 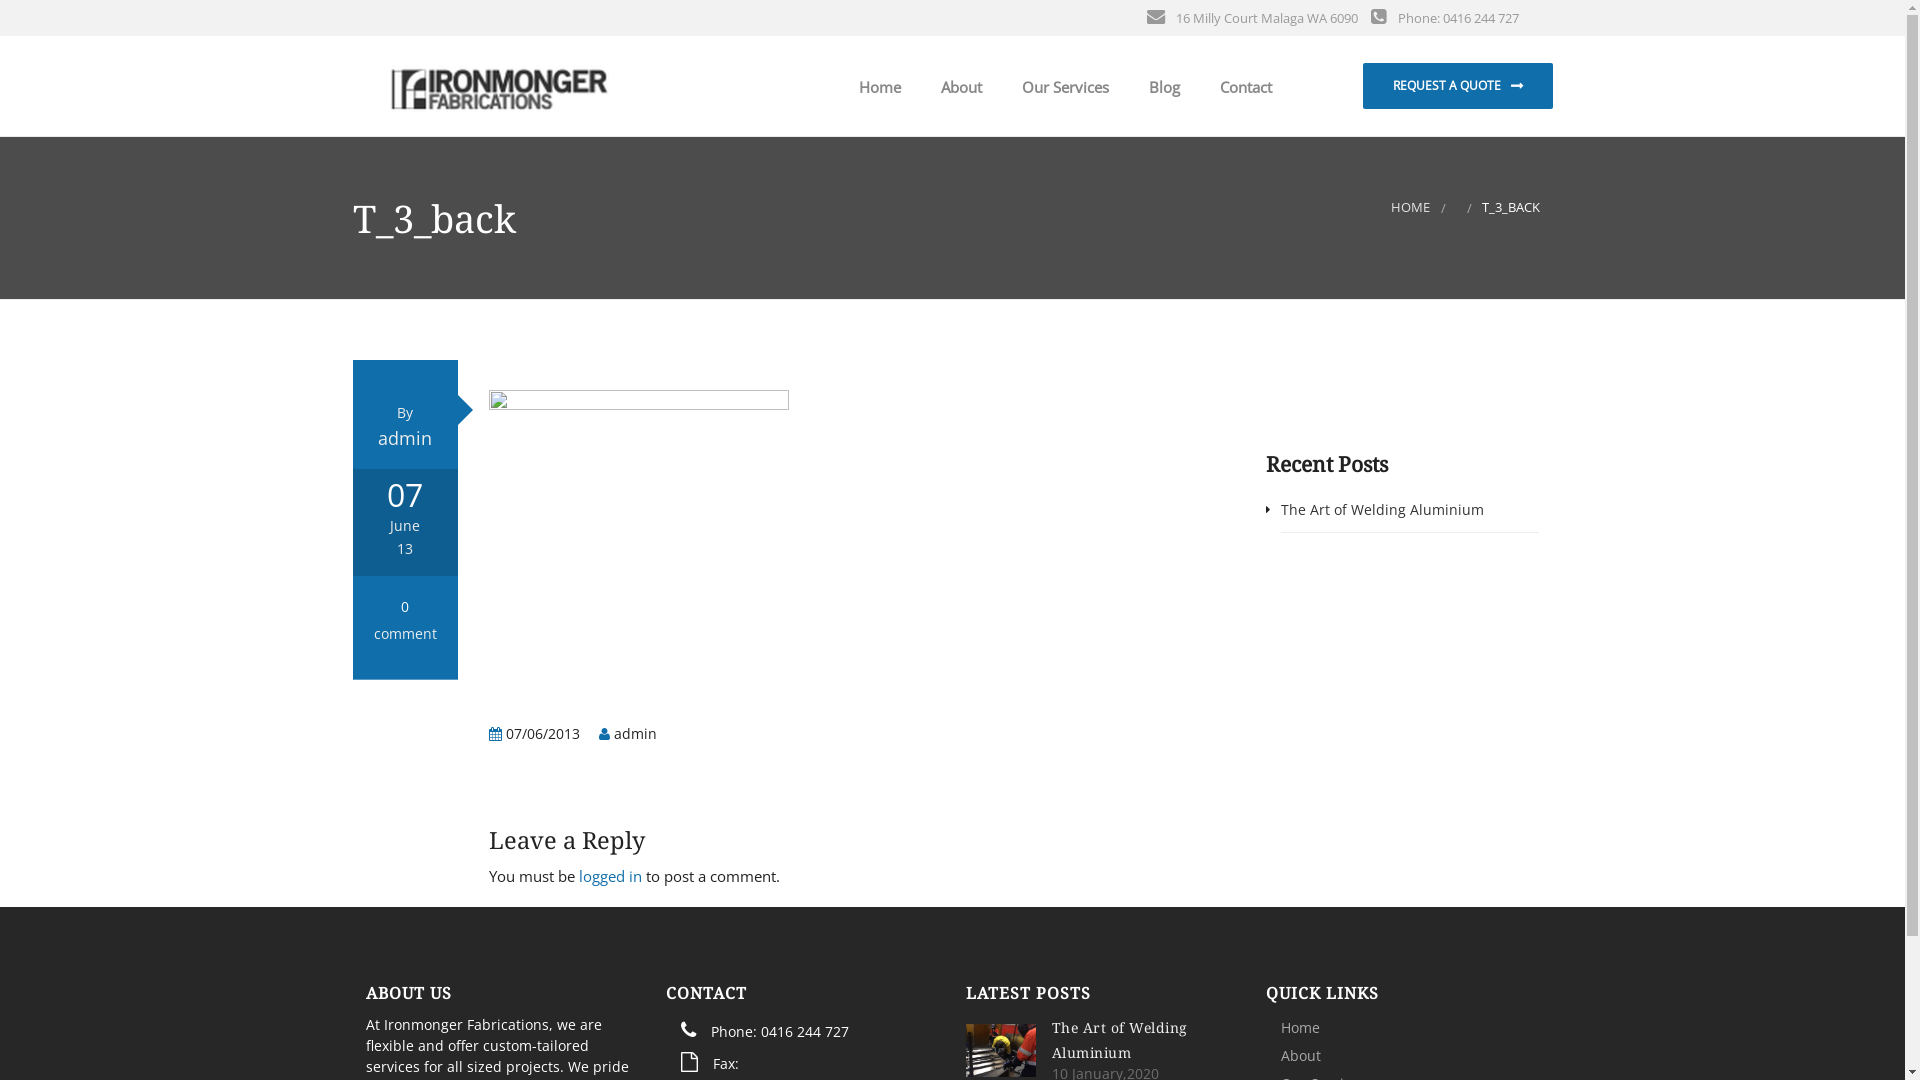 I want to click on 'Welding', so click(x=1069, y=150).